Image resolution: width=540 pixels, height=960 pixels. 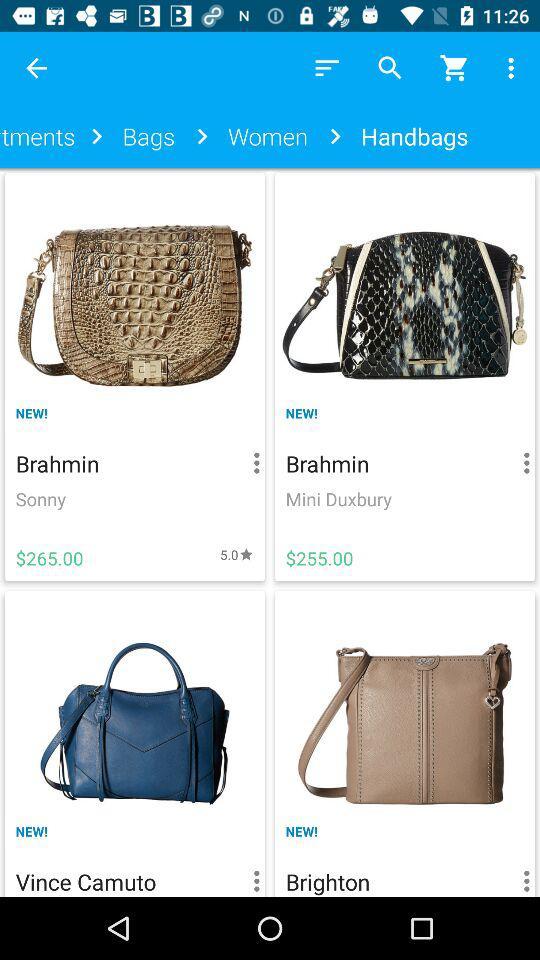 I want to click on the option button which is right side of the text brahmin, so click(x=250, y=463).